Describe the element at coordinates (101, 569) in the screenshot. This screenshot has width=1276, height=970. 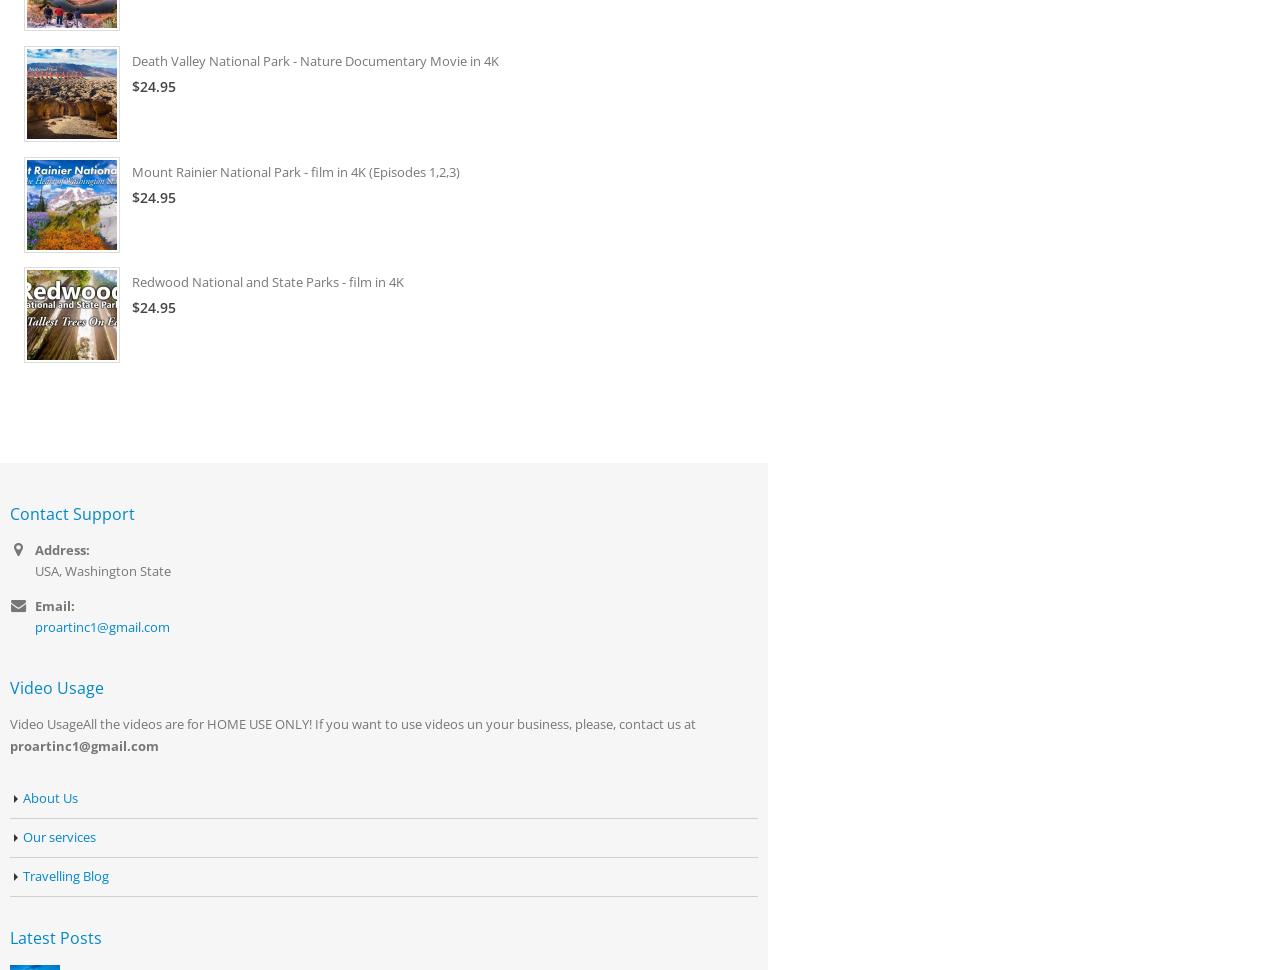
I see `'USA, Washington State'` at that location.